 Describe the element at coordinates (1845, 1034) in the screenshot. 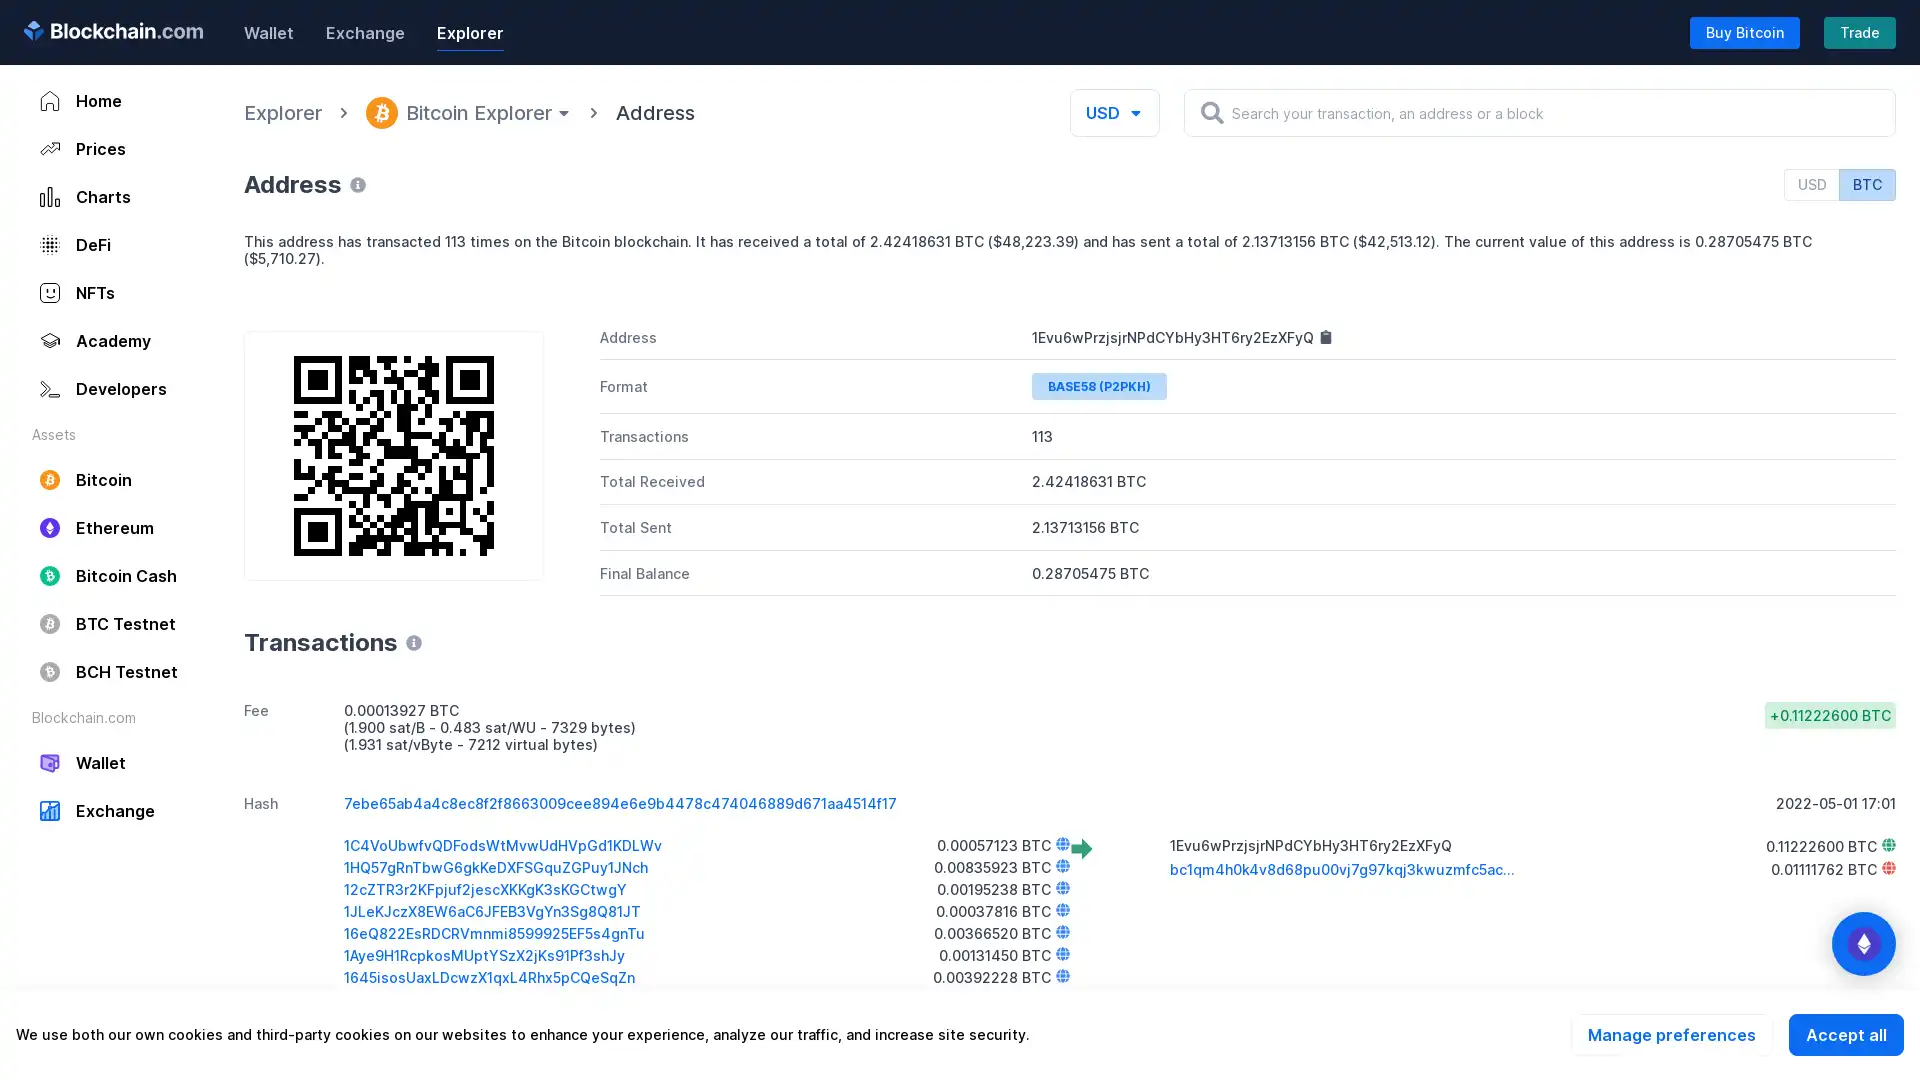

I see `Accept all` at that location.